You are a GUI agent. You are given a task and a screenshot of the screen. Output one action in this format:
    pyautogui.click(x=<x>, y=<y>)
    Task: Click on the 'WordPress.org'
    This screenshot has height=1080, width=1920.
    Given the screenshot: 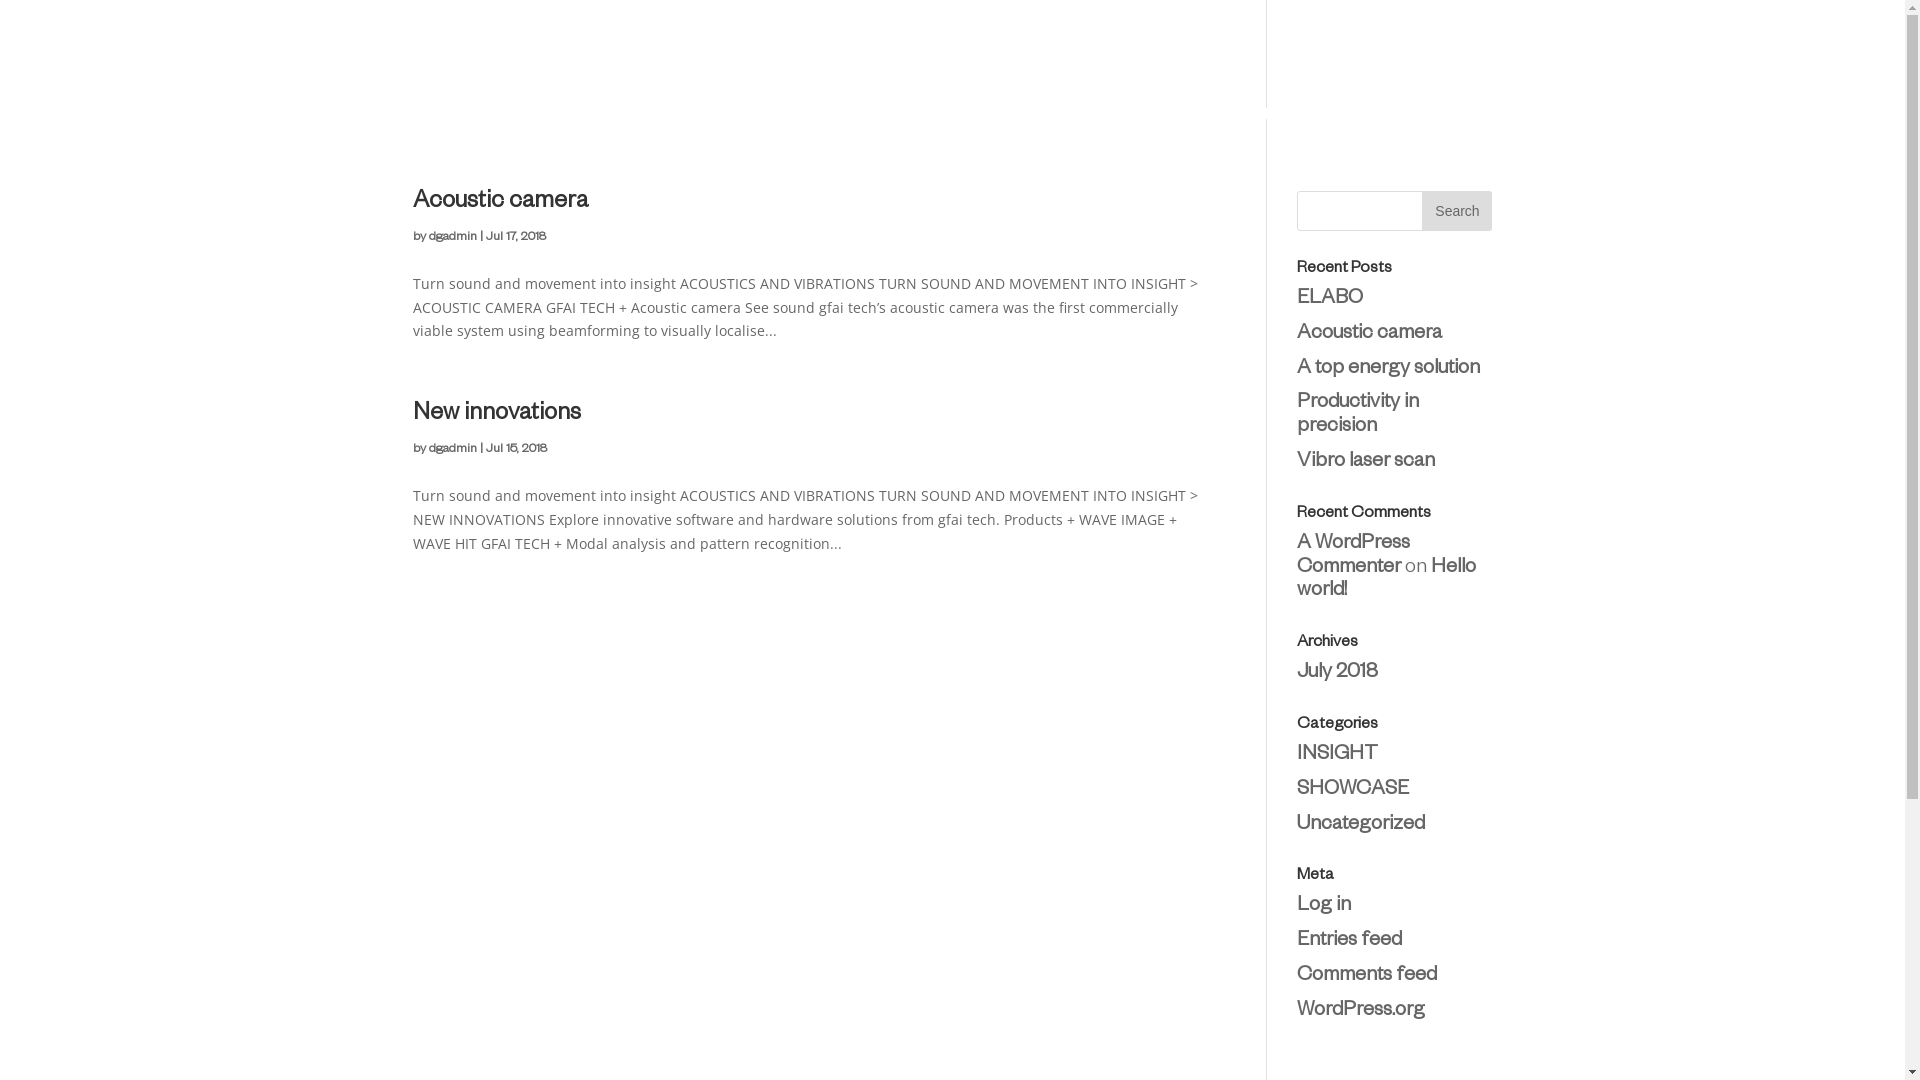 What is the action you would take?
    pyautogui.click(x=1360, y=1011)
    